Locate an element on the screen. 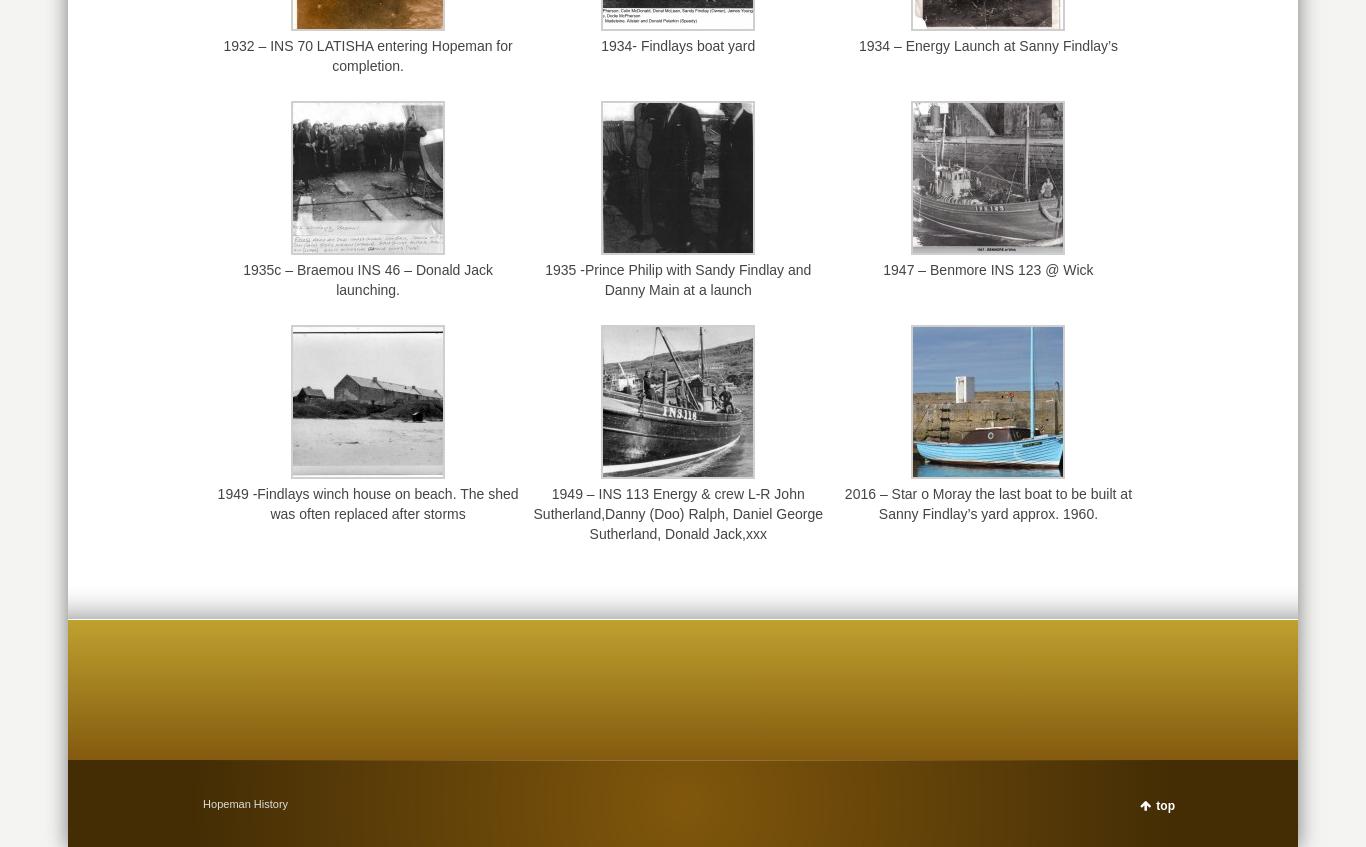 This screenshot has width=1366, height=847. '1949 -Findlays winch house on beach. The shed was often replaced after storms' is located at coordinates (366, 502).